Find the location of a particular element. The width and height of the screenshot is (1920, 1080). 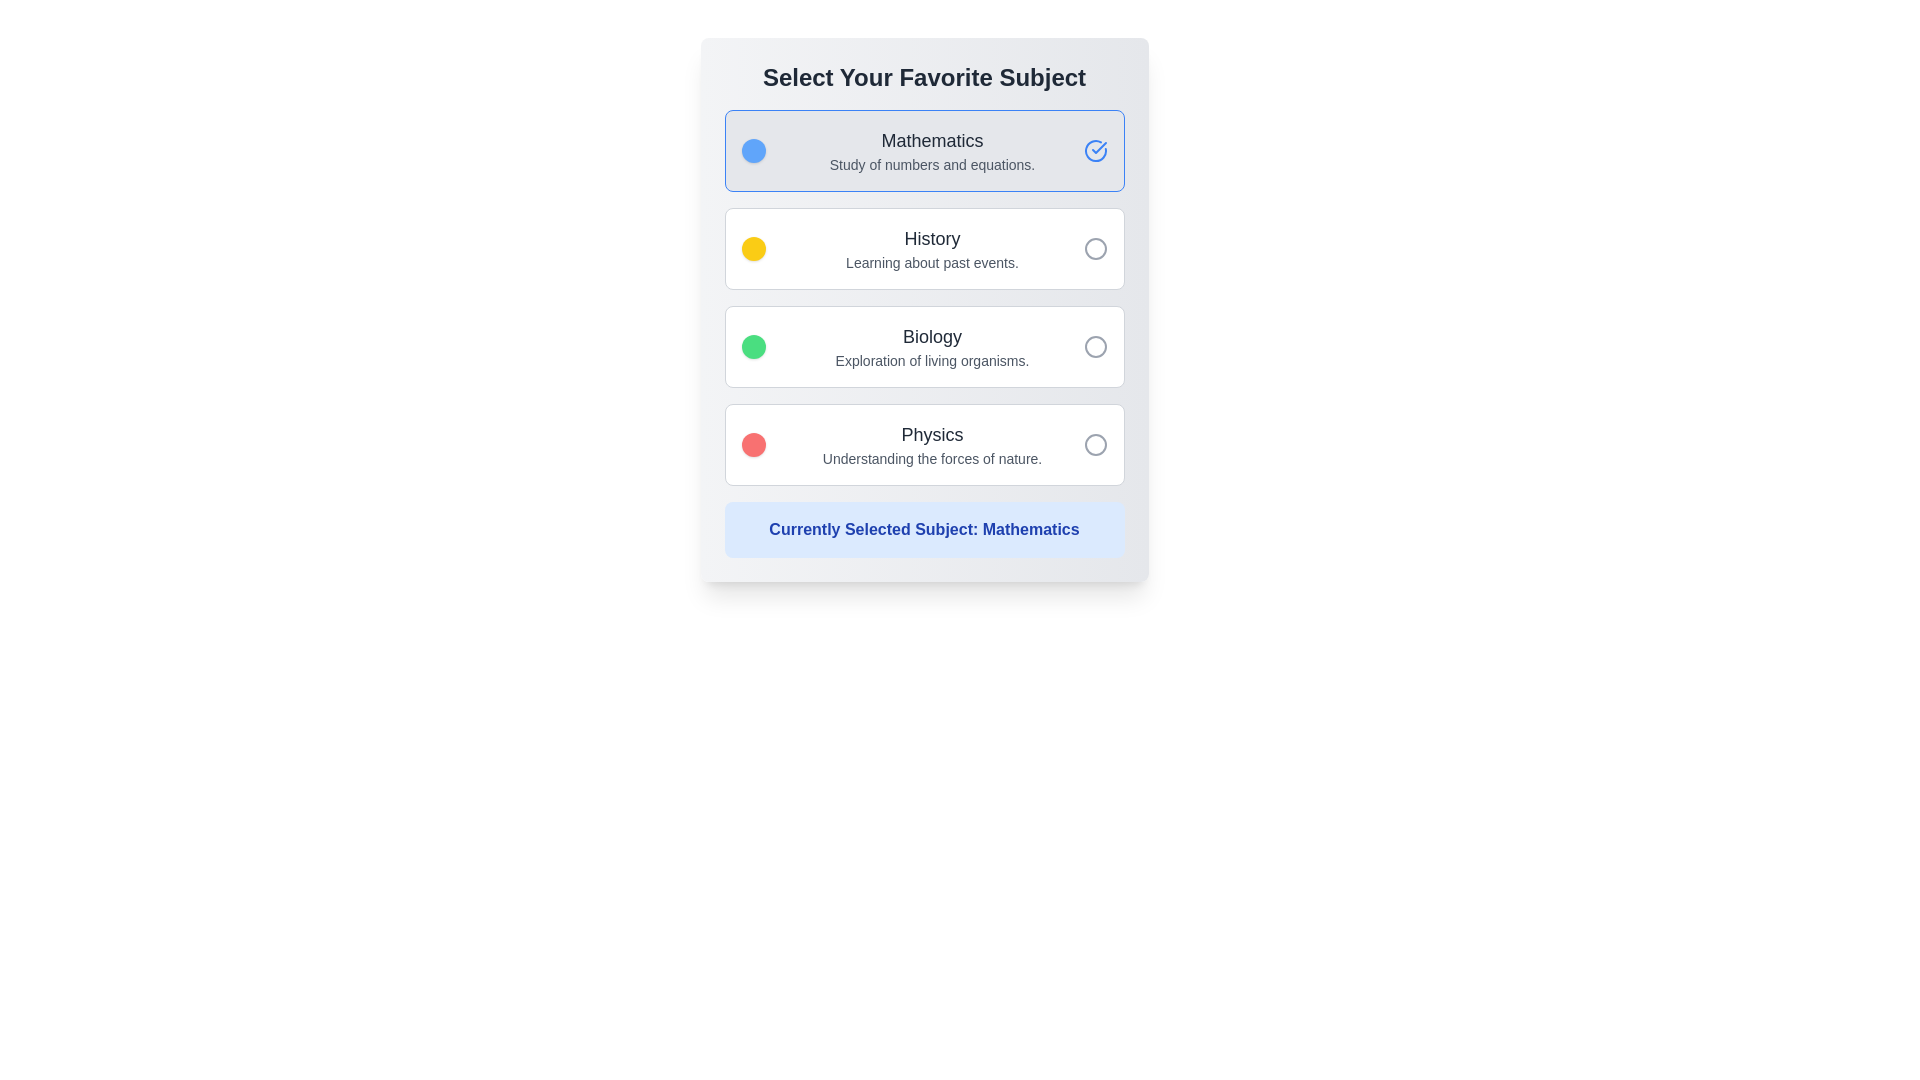

the 'History' text label within the selectable options in the 'Select Your Favorite Subject' panel is located at coordinates (931, 248).